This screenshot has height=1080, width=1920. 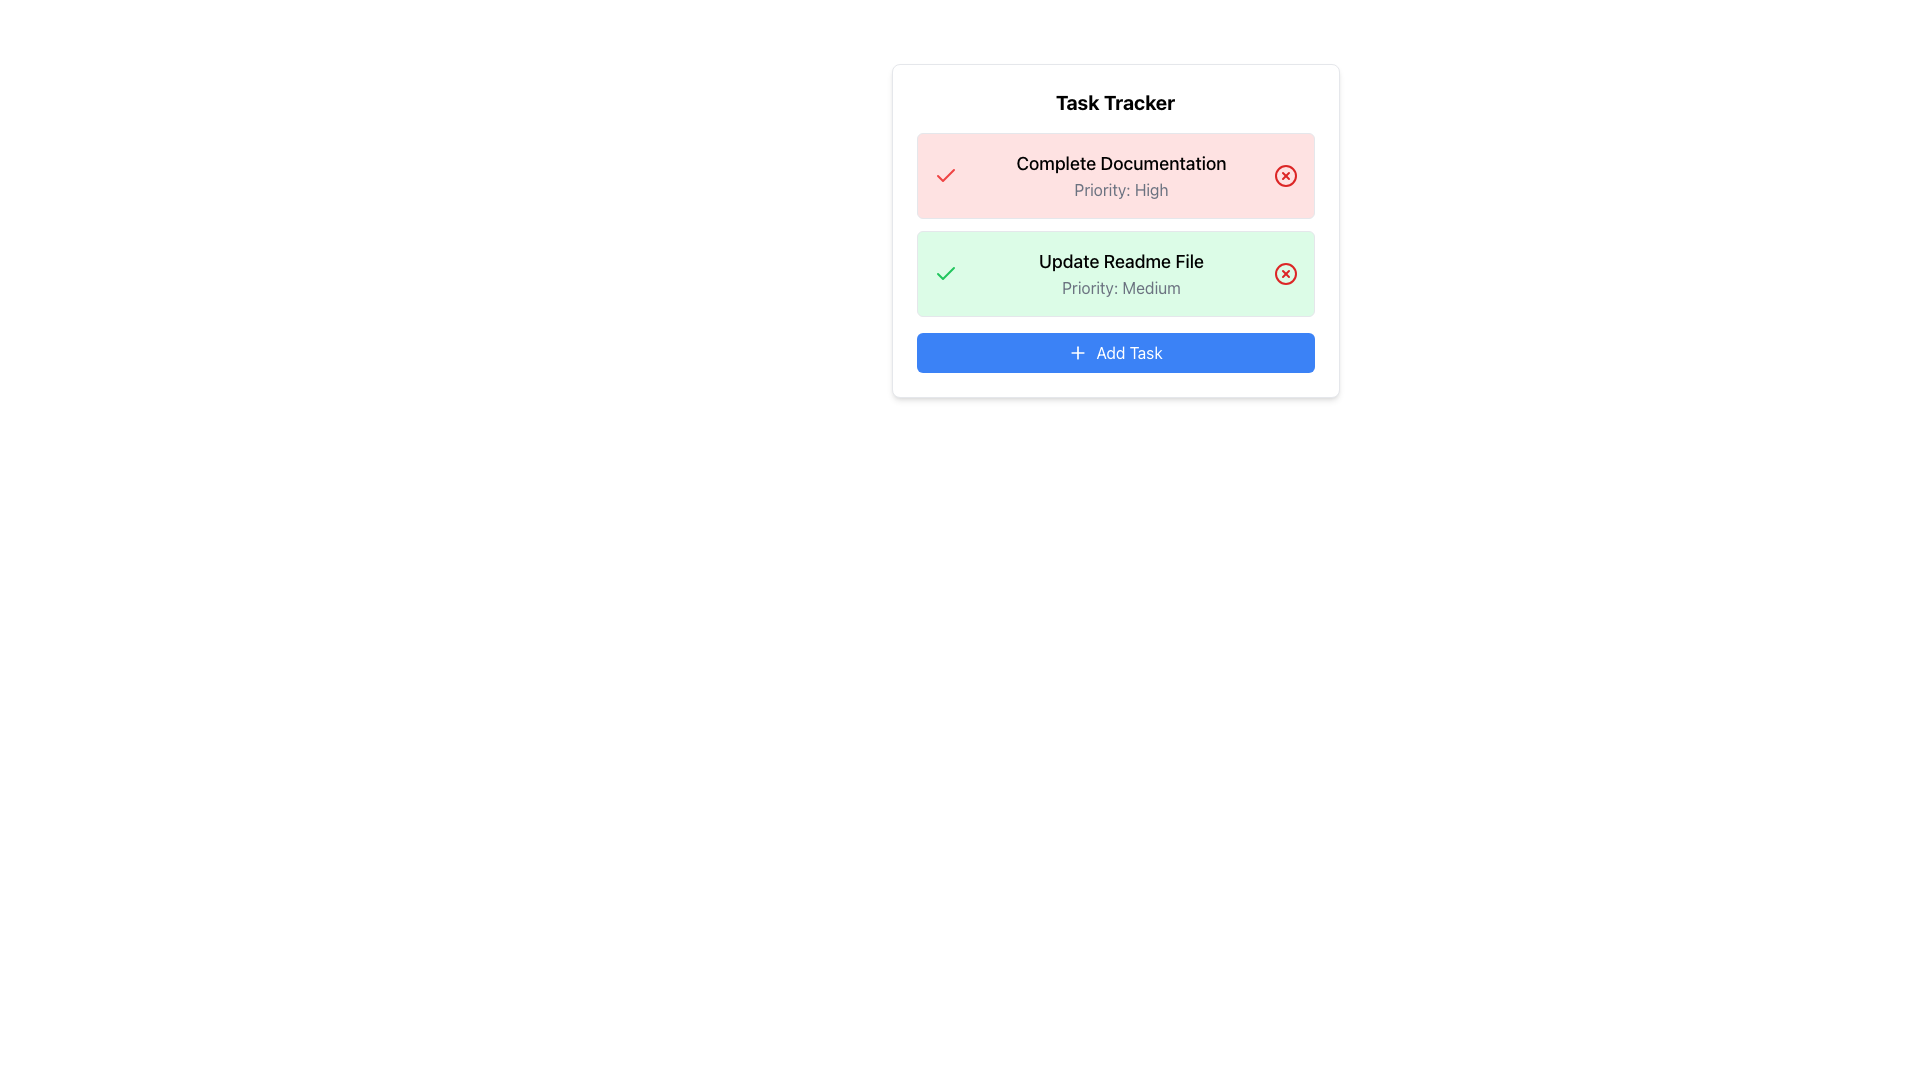 What do you see at coordinates (1121, 261) in the screenshot?
I see `the title text label of the task within the task management interface, located above the 'Priority: Medium' label in the second item of the task list` at bounding box center [1121, 261].